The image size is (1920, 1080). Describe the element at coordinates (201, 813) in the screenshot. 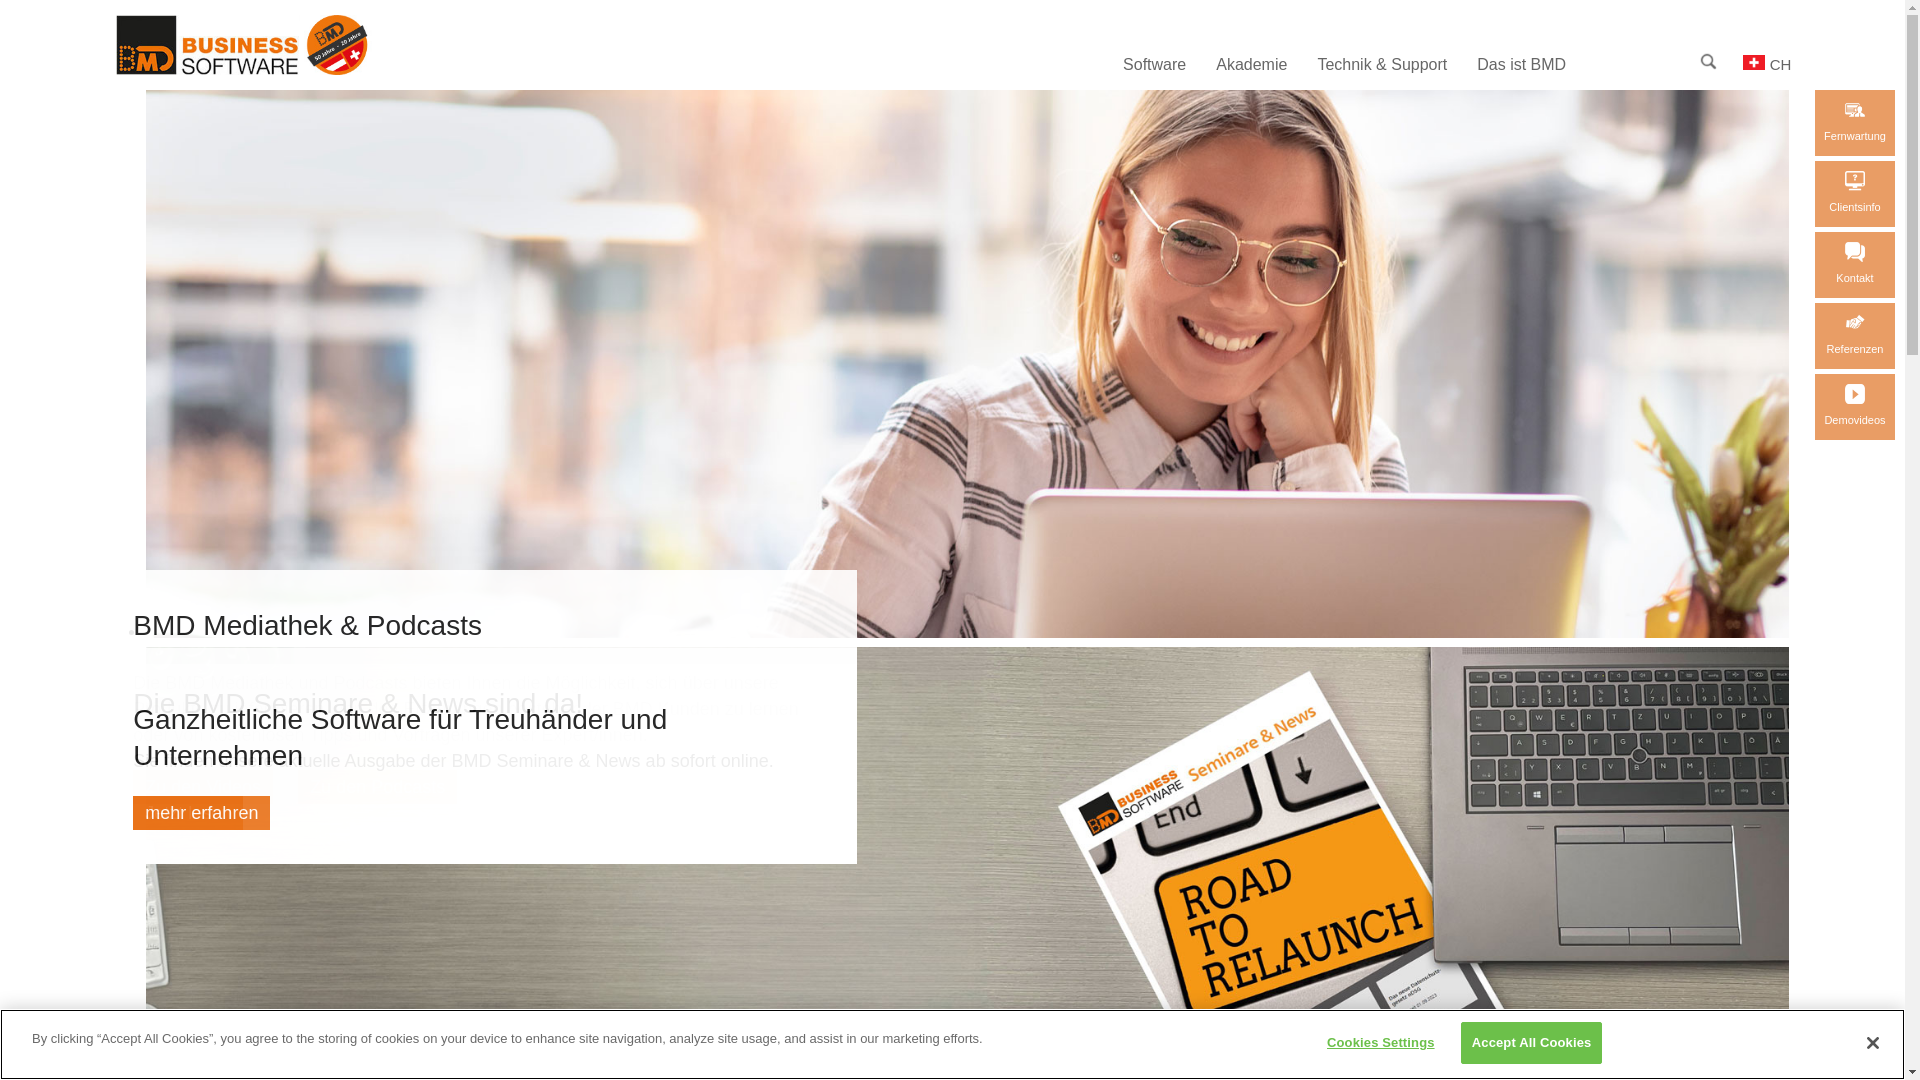

I see `'mehr erfahren'` at that location.